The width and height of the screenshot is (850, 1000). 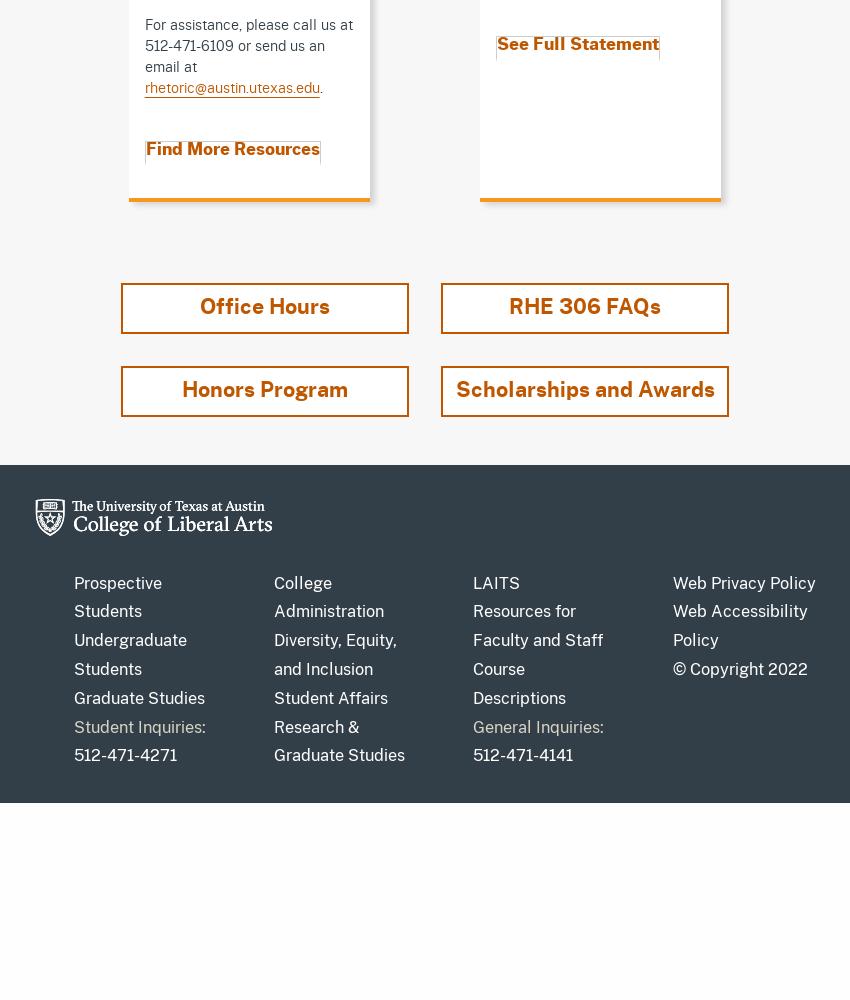 What do you see at coordinates (180, 389) in the screenshot?
I see `'Honors Program'` at bounding box center [180, 389].